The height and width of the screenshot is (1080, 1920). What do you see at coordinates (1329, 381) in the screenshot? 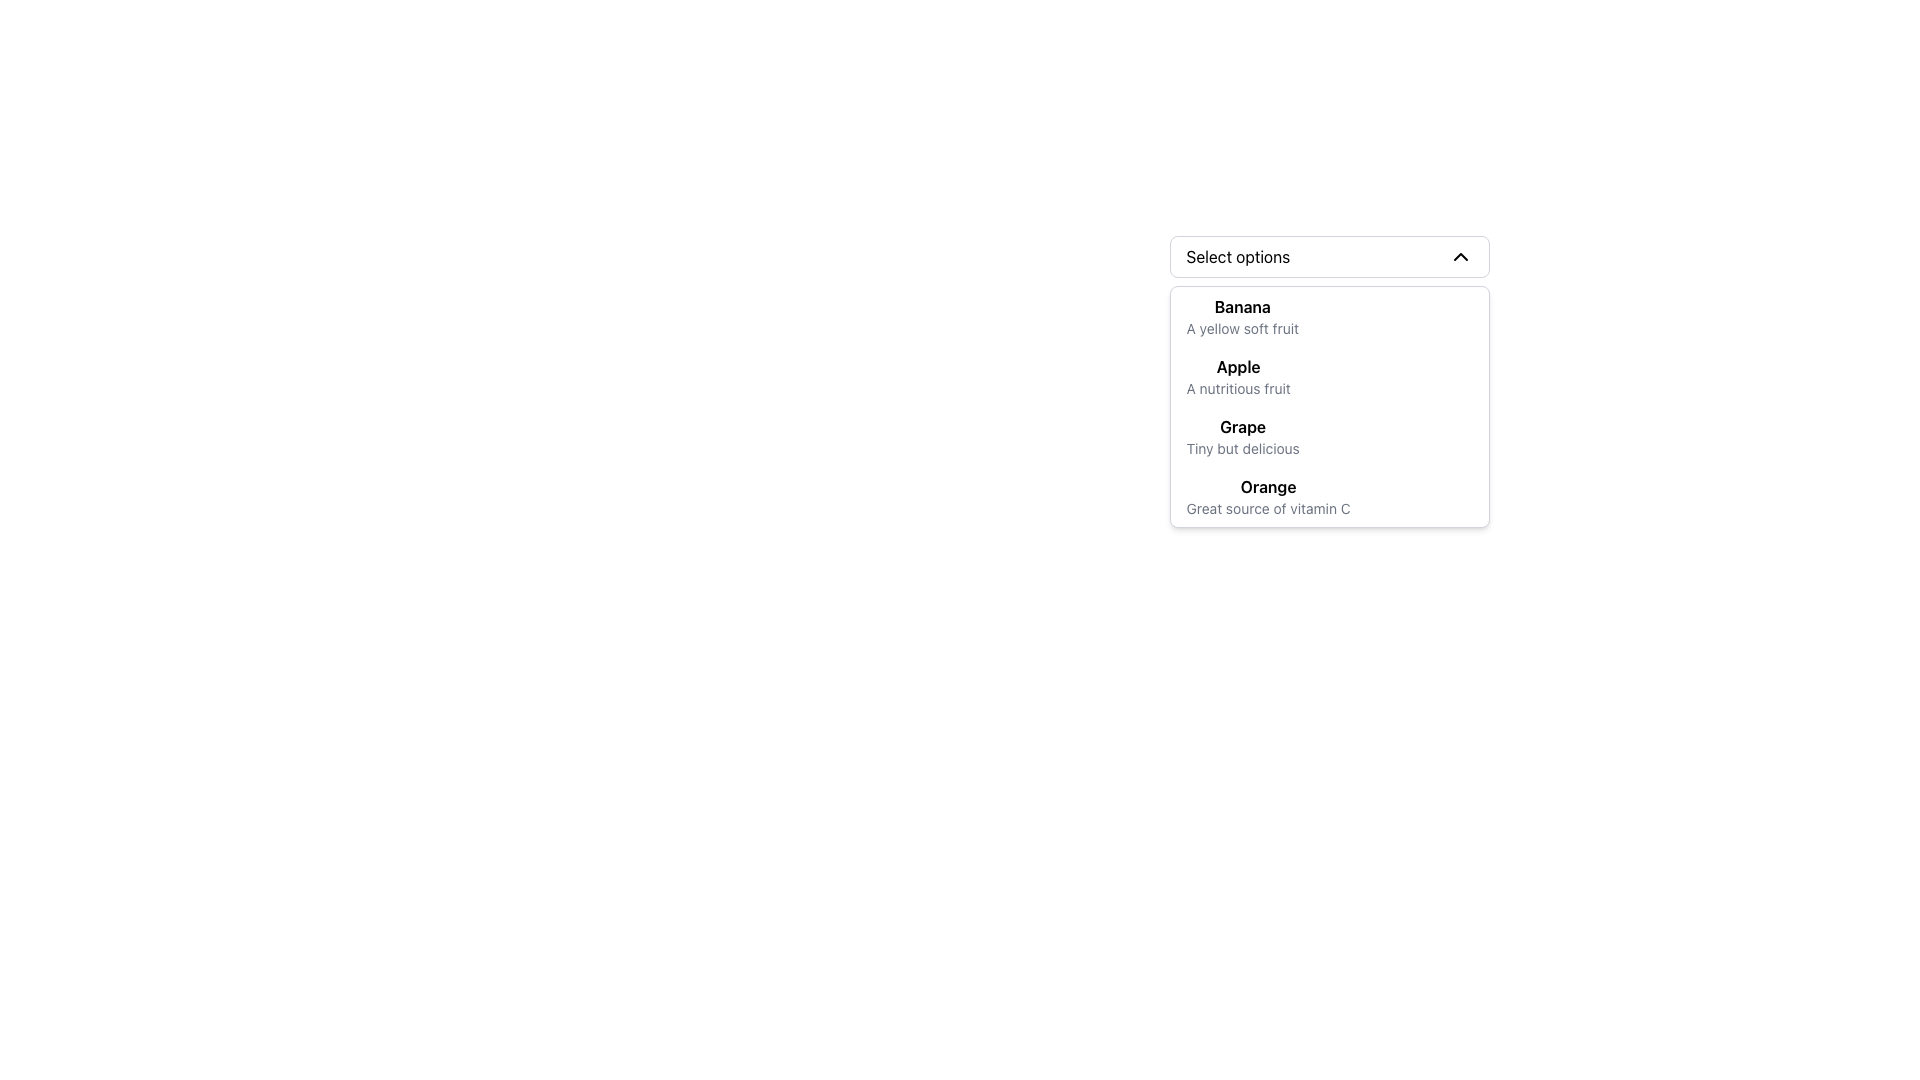
I see `the 'Apple' option in the dropdown menu located under 'Select options'` at bounding box center [1329, 381].